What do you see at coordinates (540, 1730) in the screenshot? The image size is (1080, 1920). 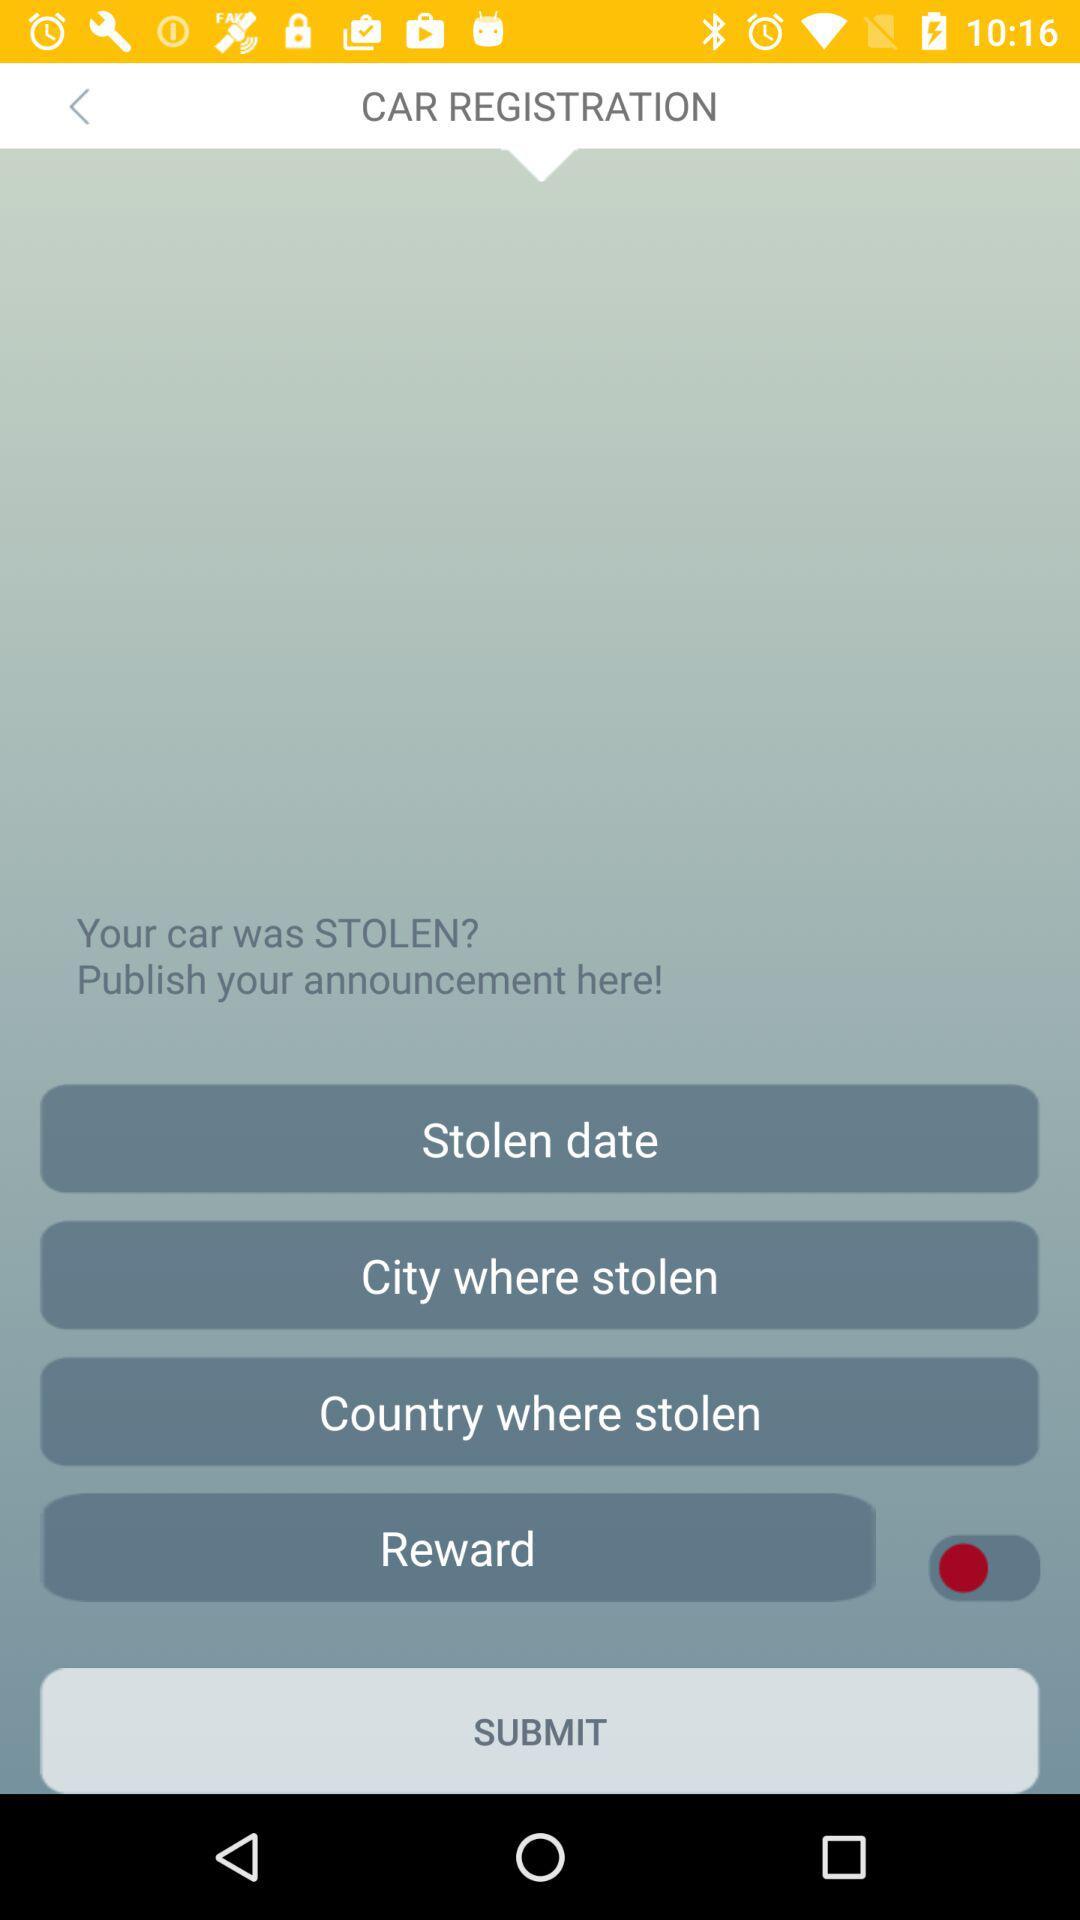 I see `the submit icon` at bounding box center [540, 1730].